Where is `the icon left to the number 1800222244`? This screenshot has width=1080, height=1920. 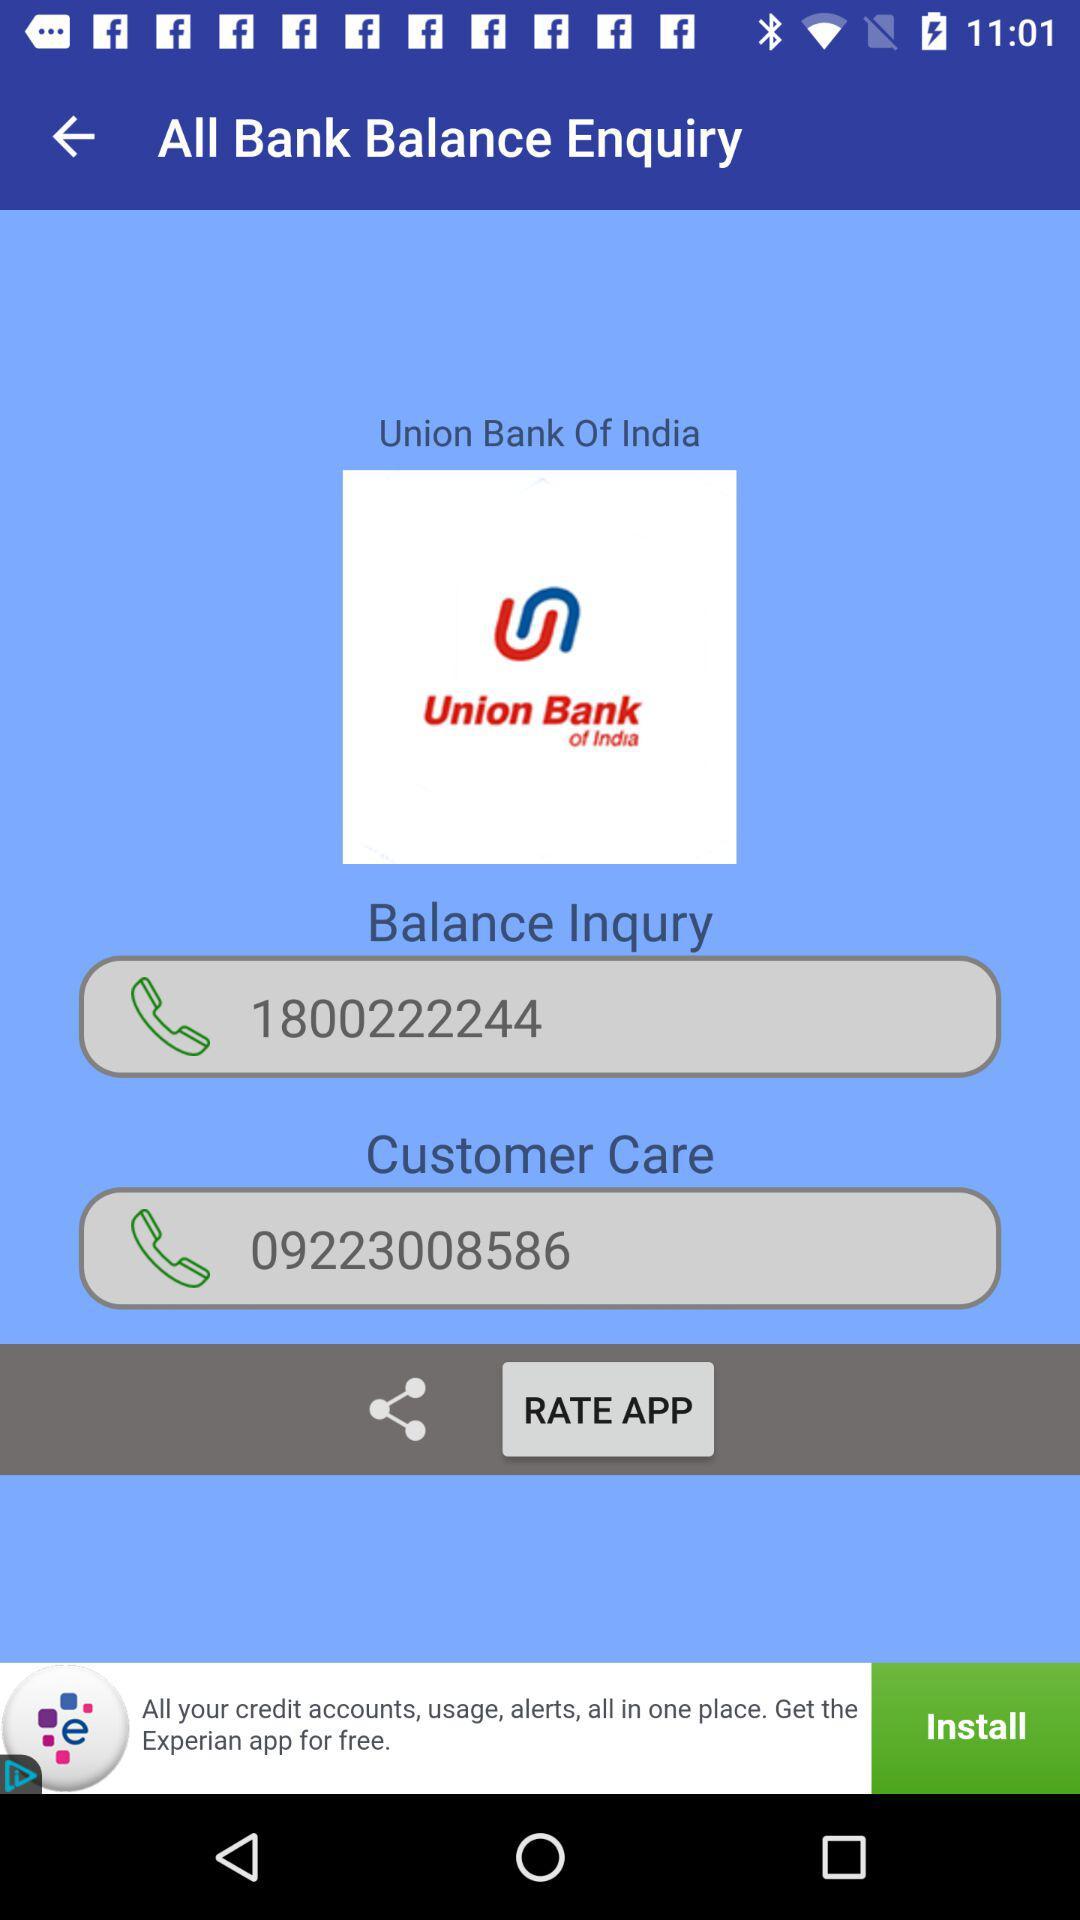
the icon left to the number 1800222244 is located at coordinates (169, 1016).